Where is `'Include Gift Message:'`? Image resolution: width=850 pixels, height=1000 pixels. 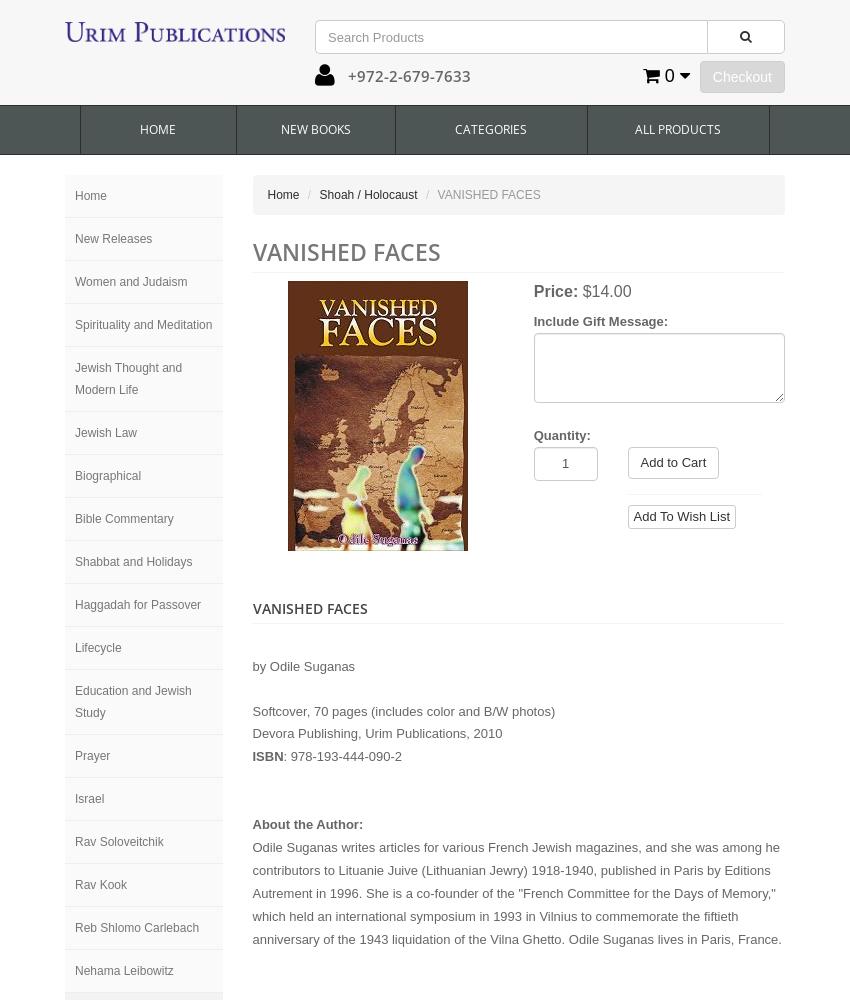
'Include Gift Message:' is located at coordinates (599, 320).